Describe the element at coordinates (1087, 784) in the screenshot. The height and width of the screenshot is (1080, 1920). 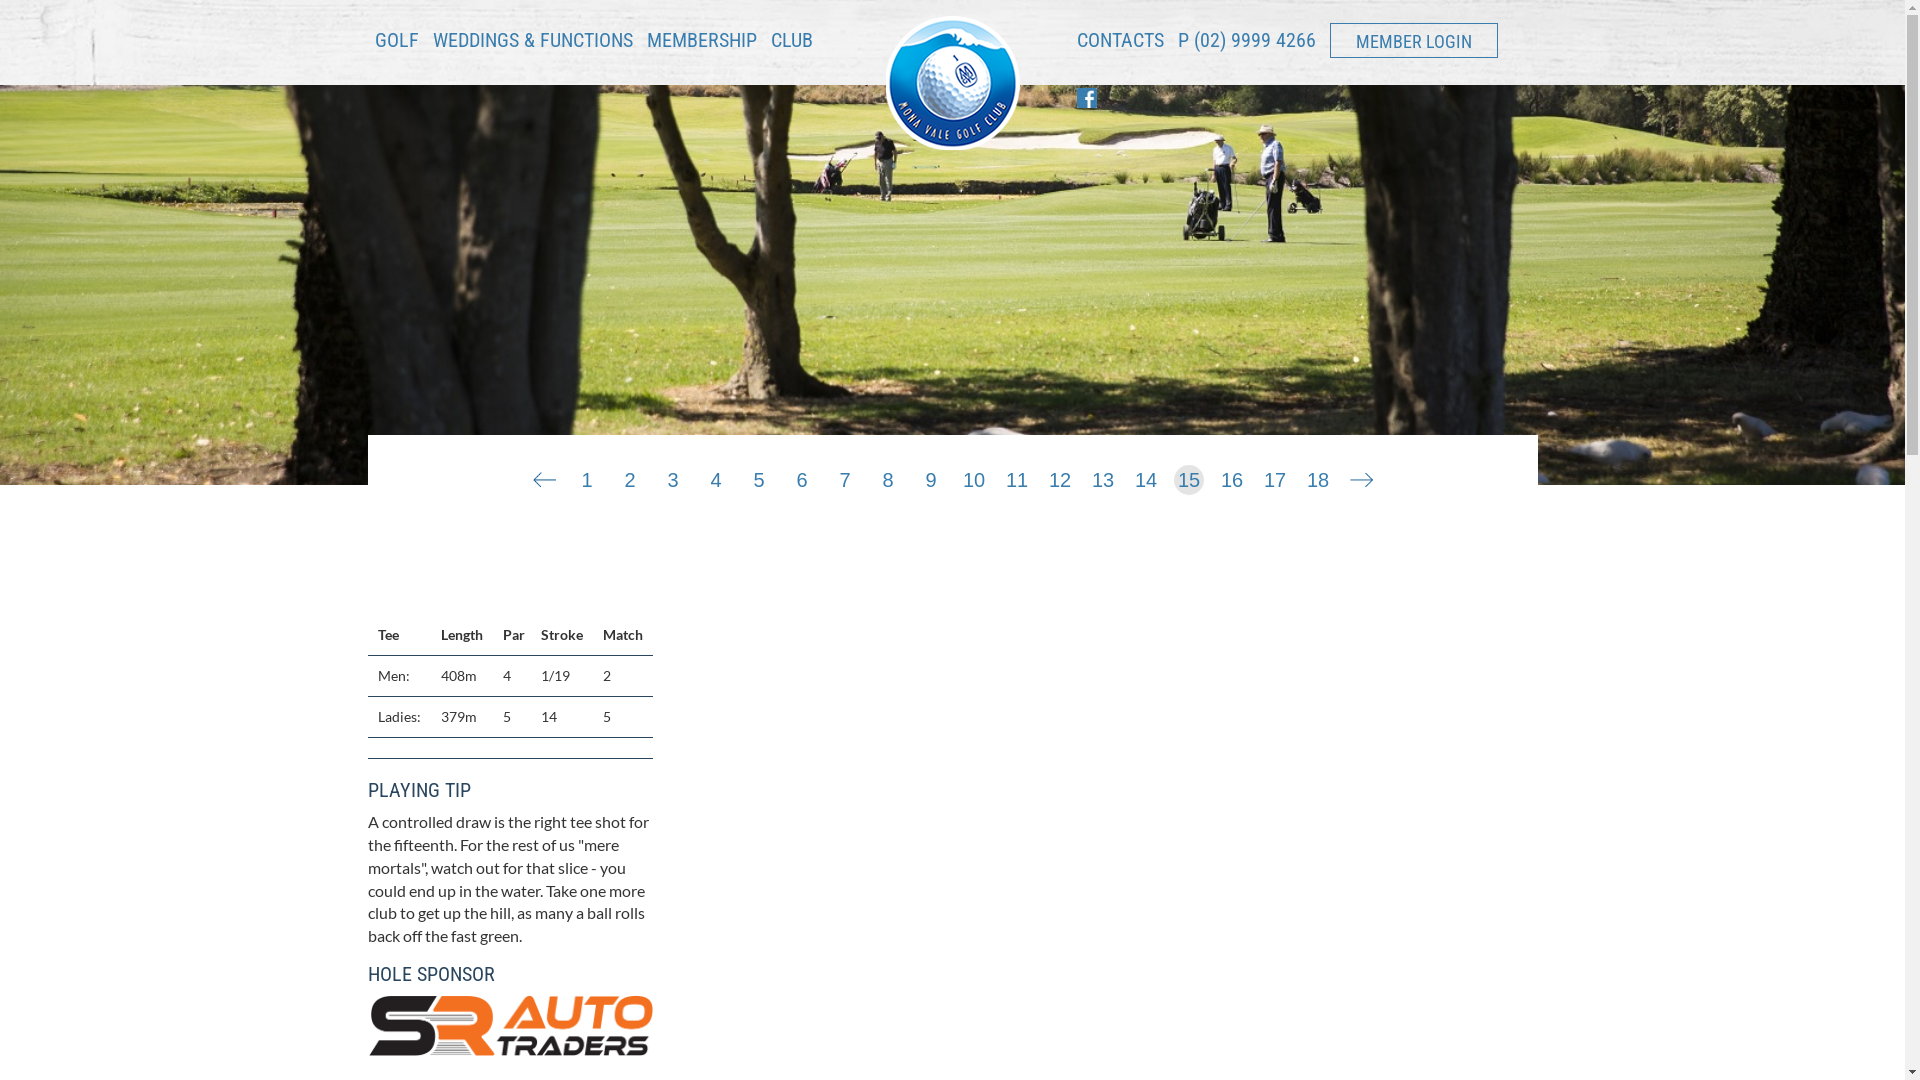
I see `'MVGC 15th Hole'` at that location.